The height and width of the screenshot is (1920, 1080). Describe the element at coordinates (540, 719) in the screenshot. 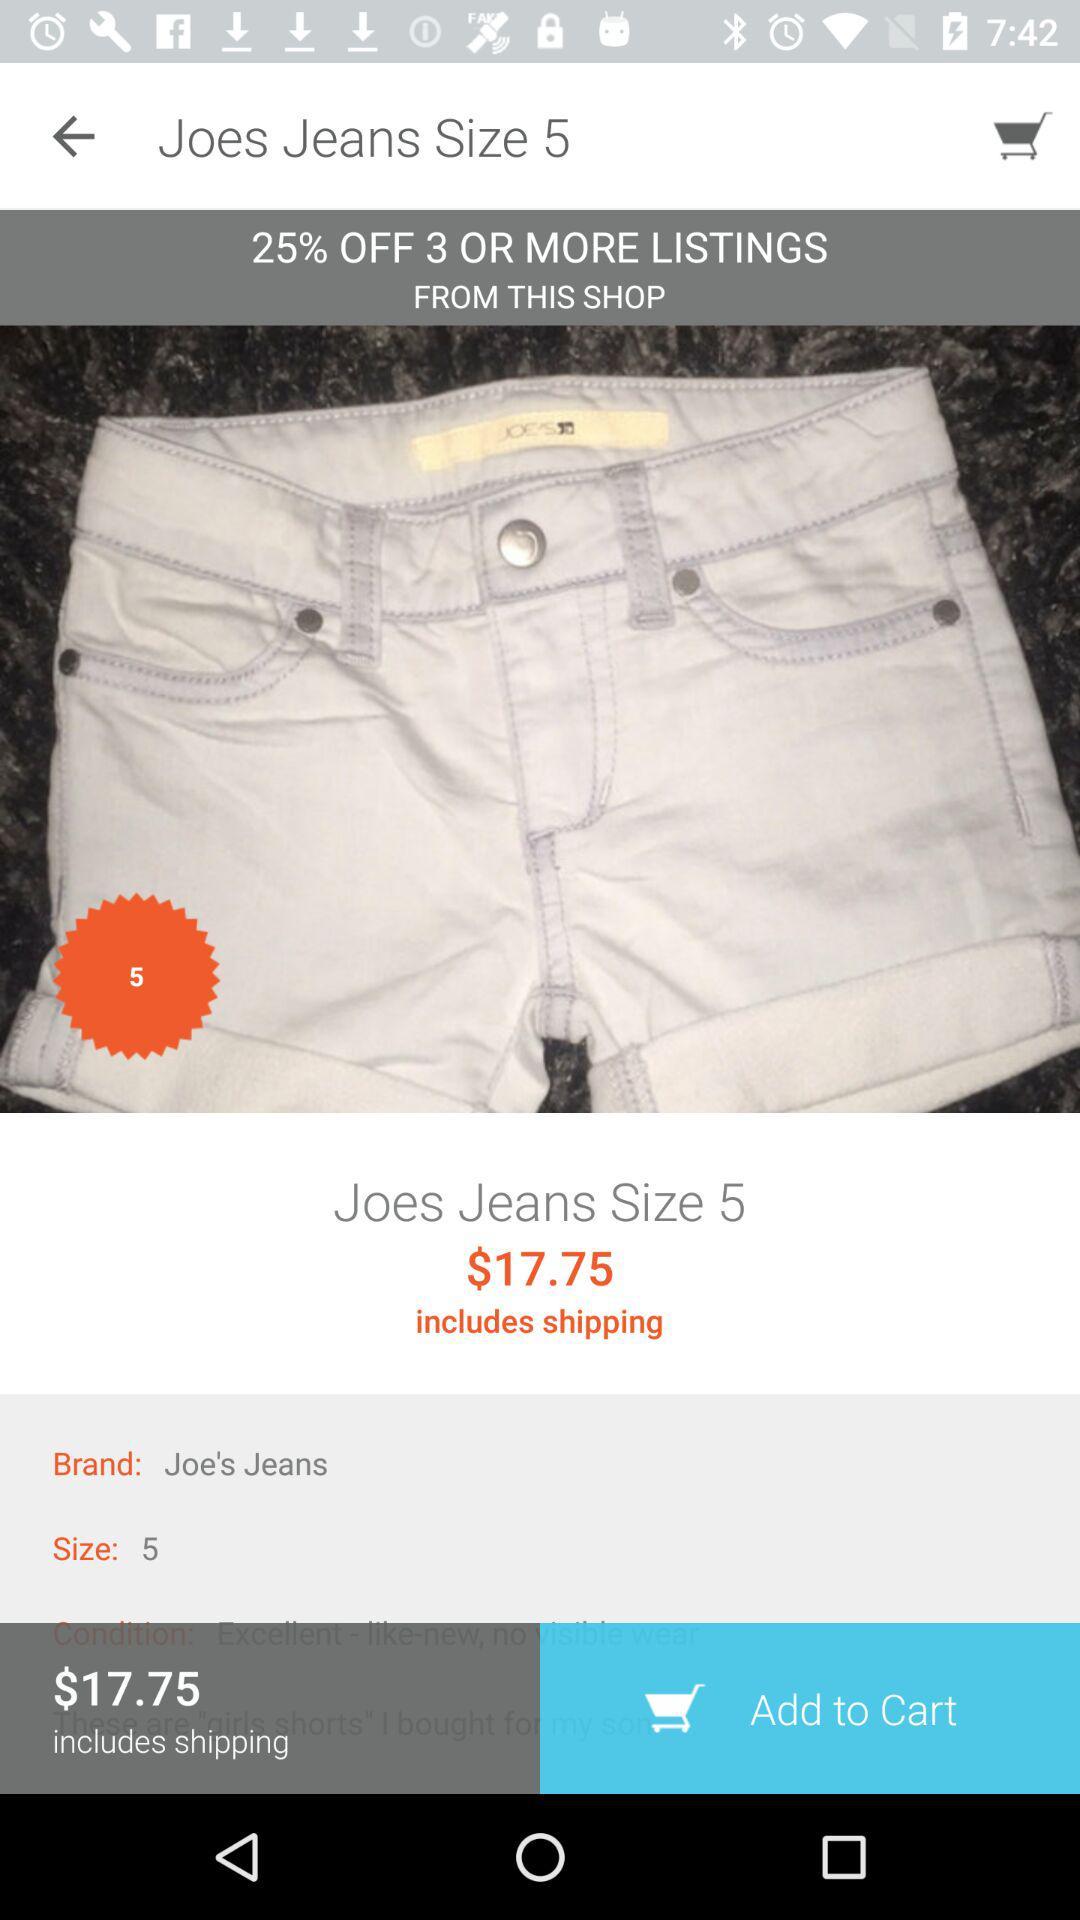

I see `picture see detail` at that location.